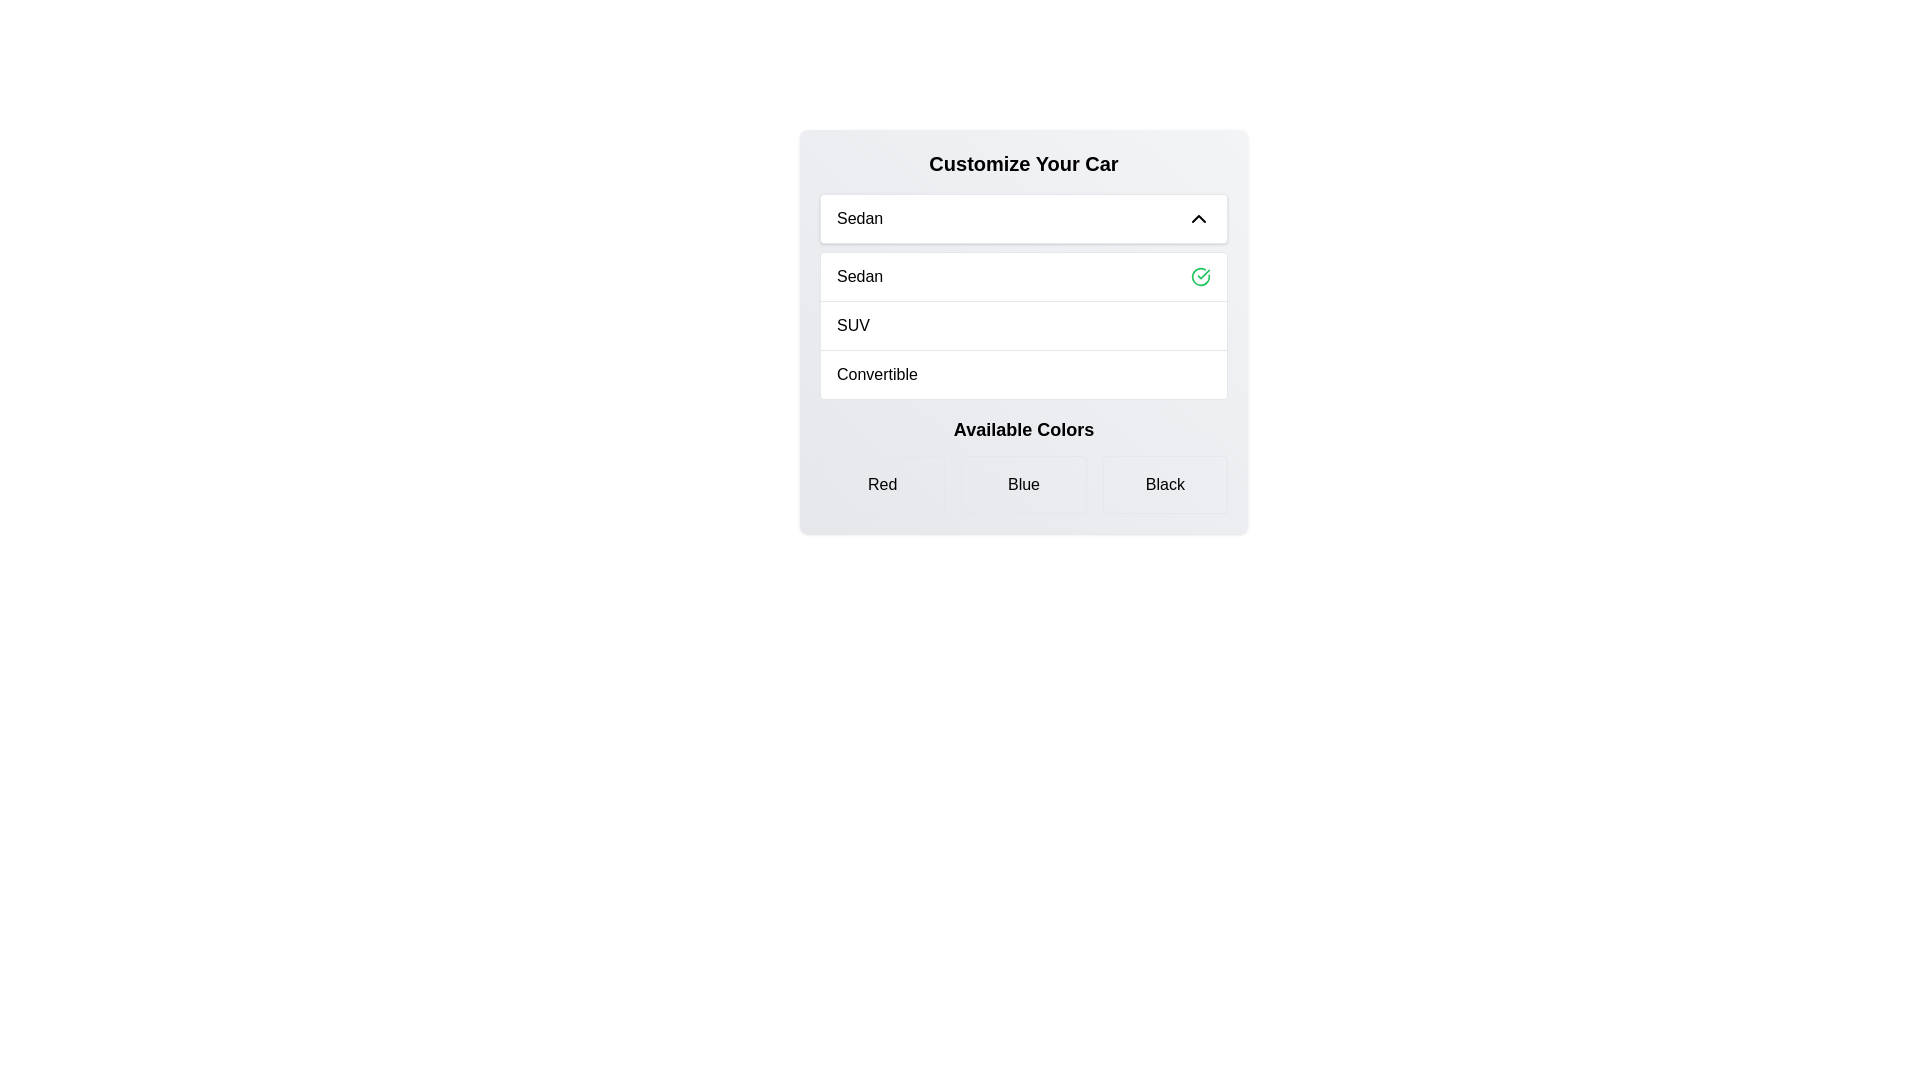 This screenshot has width=1920, height=1080. I want to click on the rectangular button labeled 'Black' with a gray background and rounded corners, so click(1165, 485).